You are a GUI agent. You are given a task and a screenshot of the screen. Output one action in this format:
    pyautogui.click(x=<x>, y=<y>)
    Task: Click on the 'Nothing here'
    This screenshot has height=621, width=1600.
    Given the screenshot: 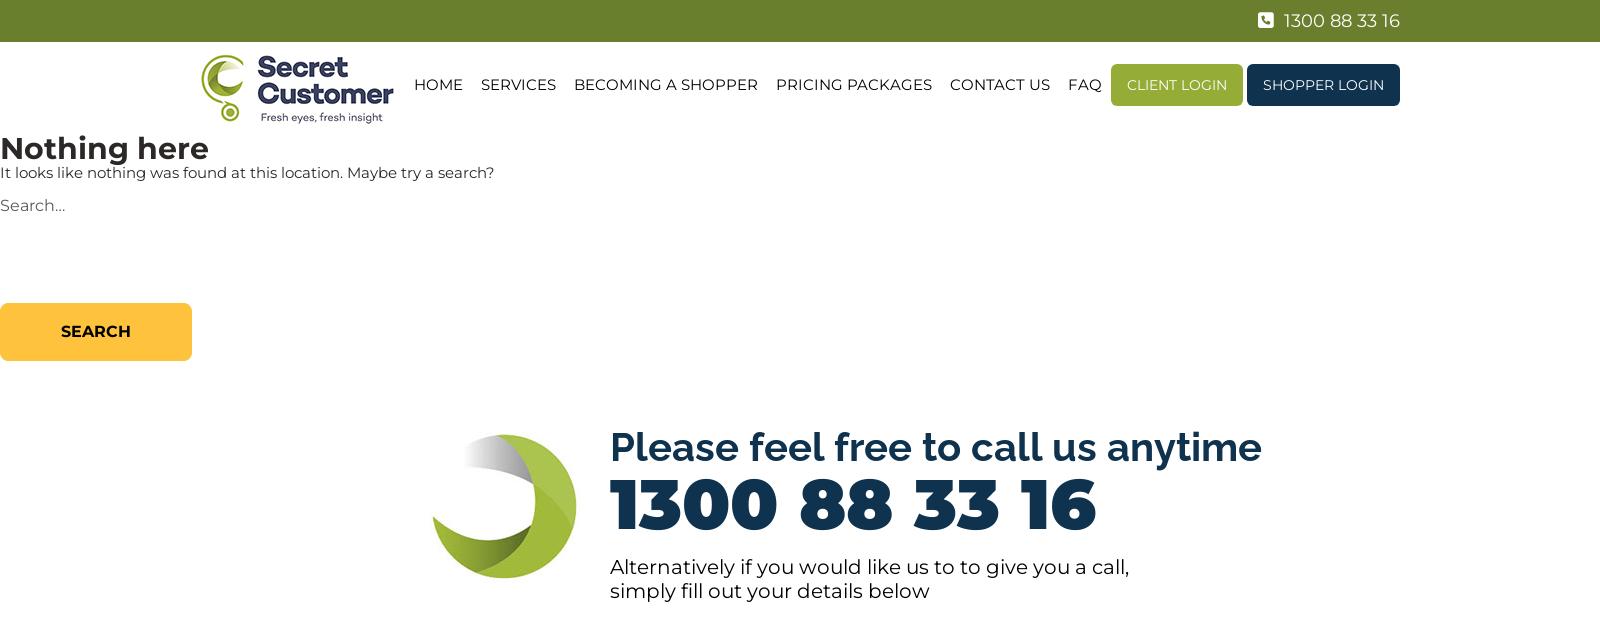 What is the action you would take?
    pyautogui.click(x=103, y=147)
    